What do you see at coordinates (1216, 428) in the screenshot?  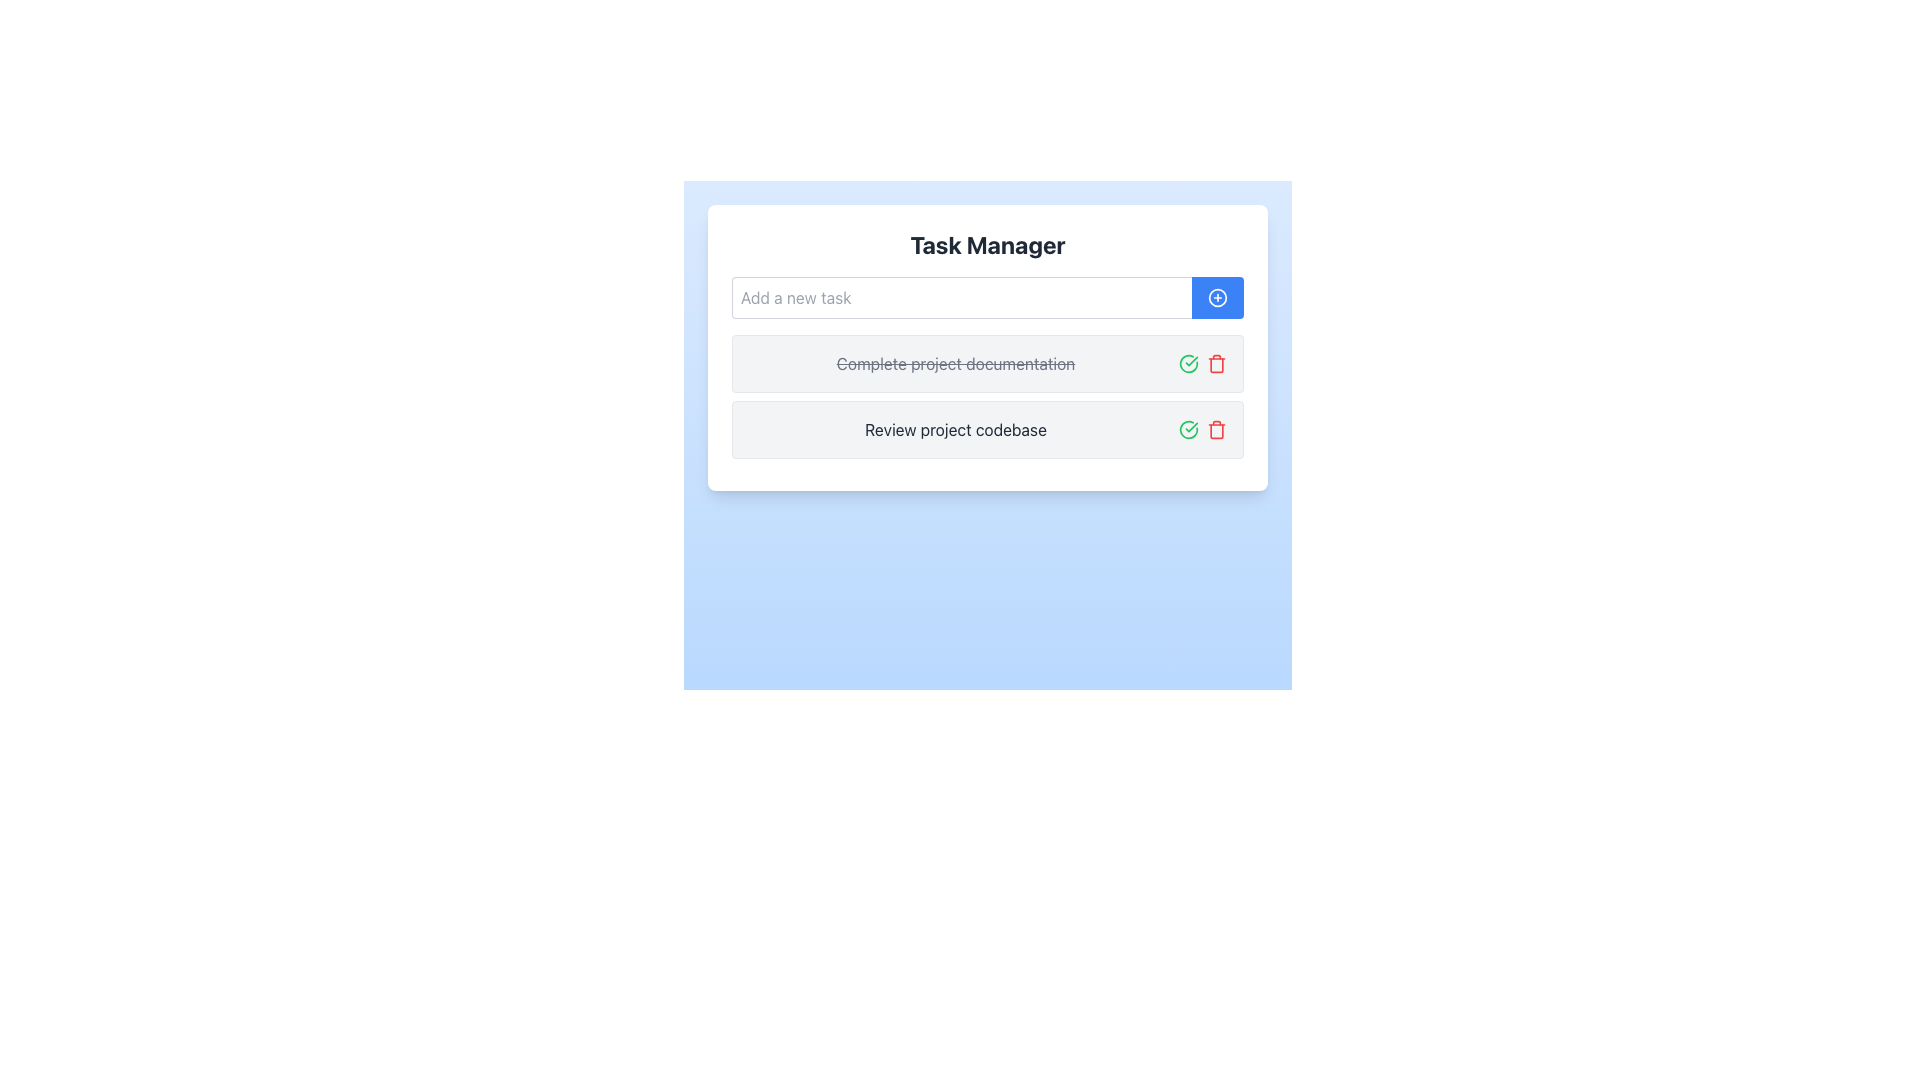 I see `the delete icon located at the far-right end of the task entry for 'Review project codebase'` at bounding box center [1216, 428].